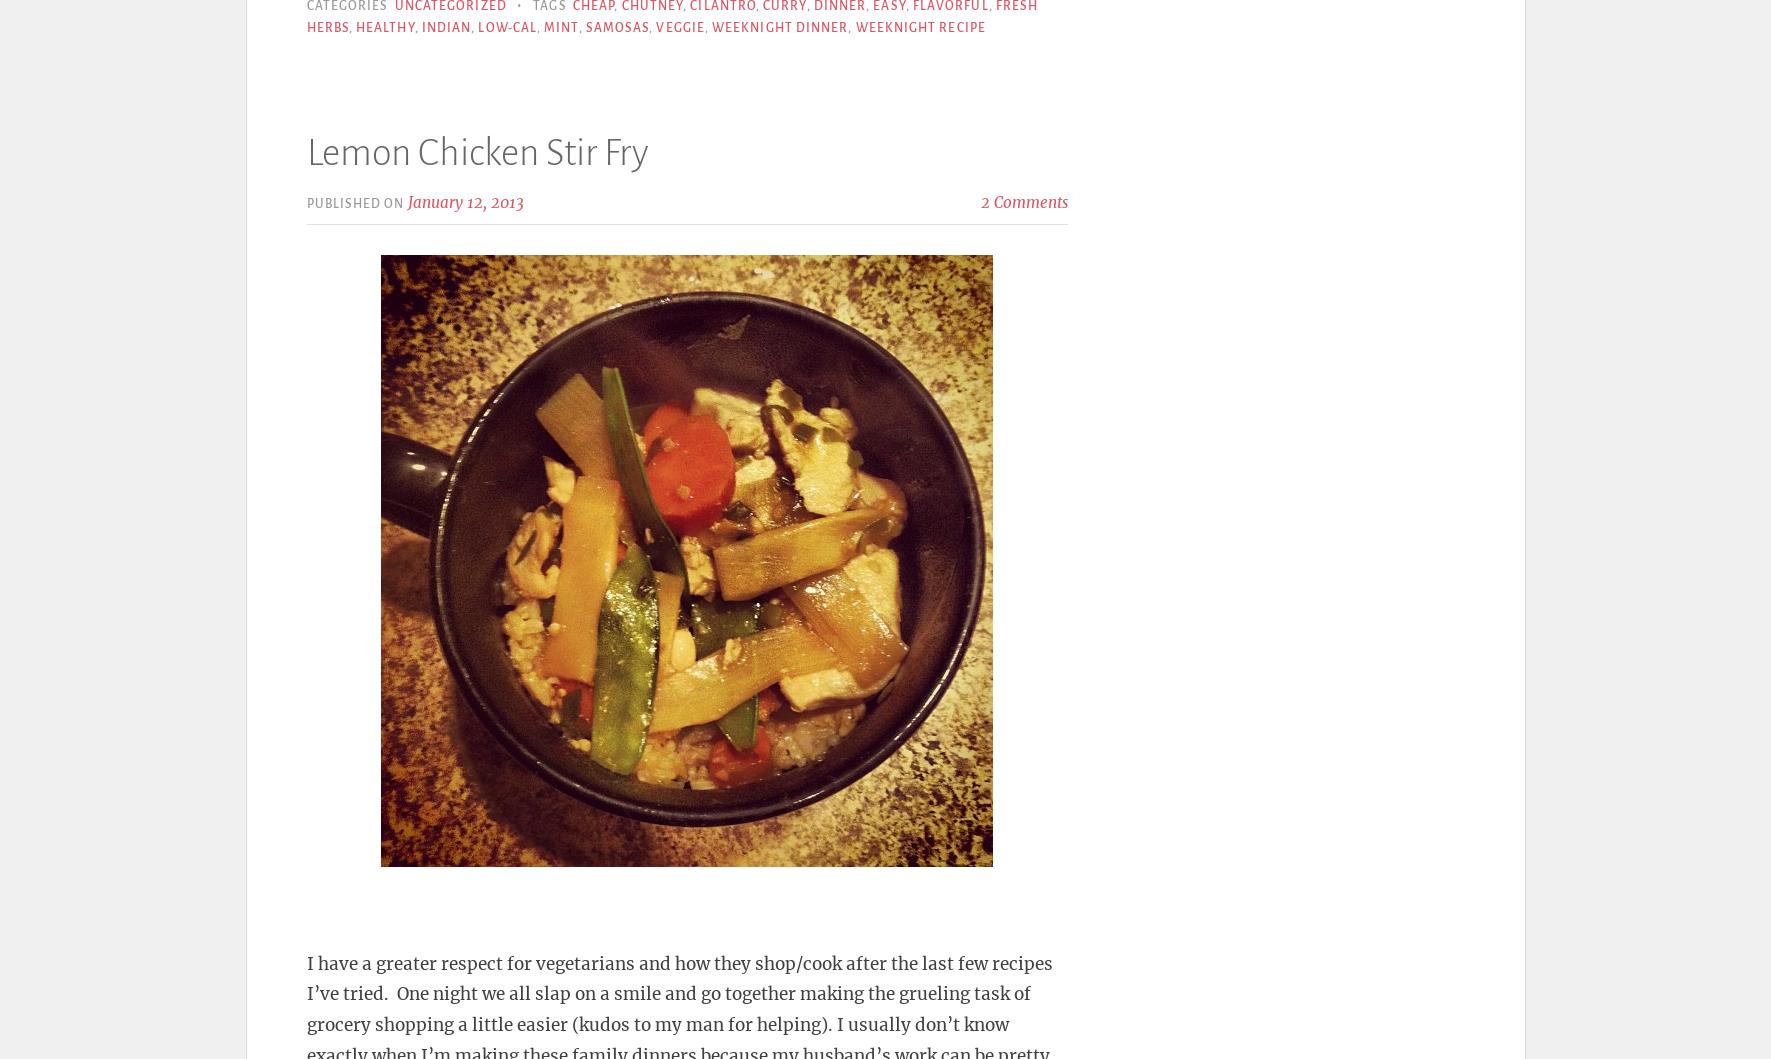 The width and height of the screenshot is (1771, 1059). I want to click on 'Indian', so click(420, 27).